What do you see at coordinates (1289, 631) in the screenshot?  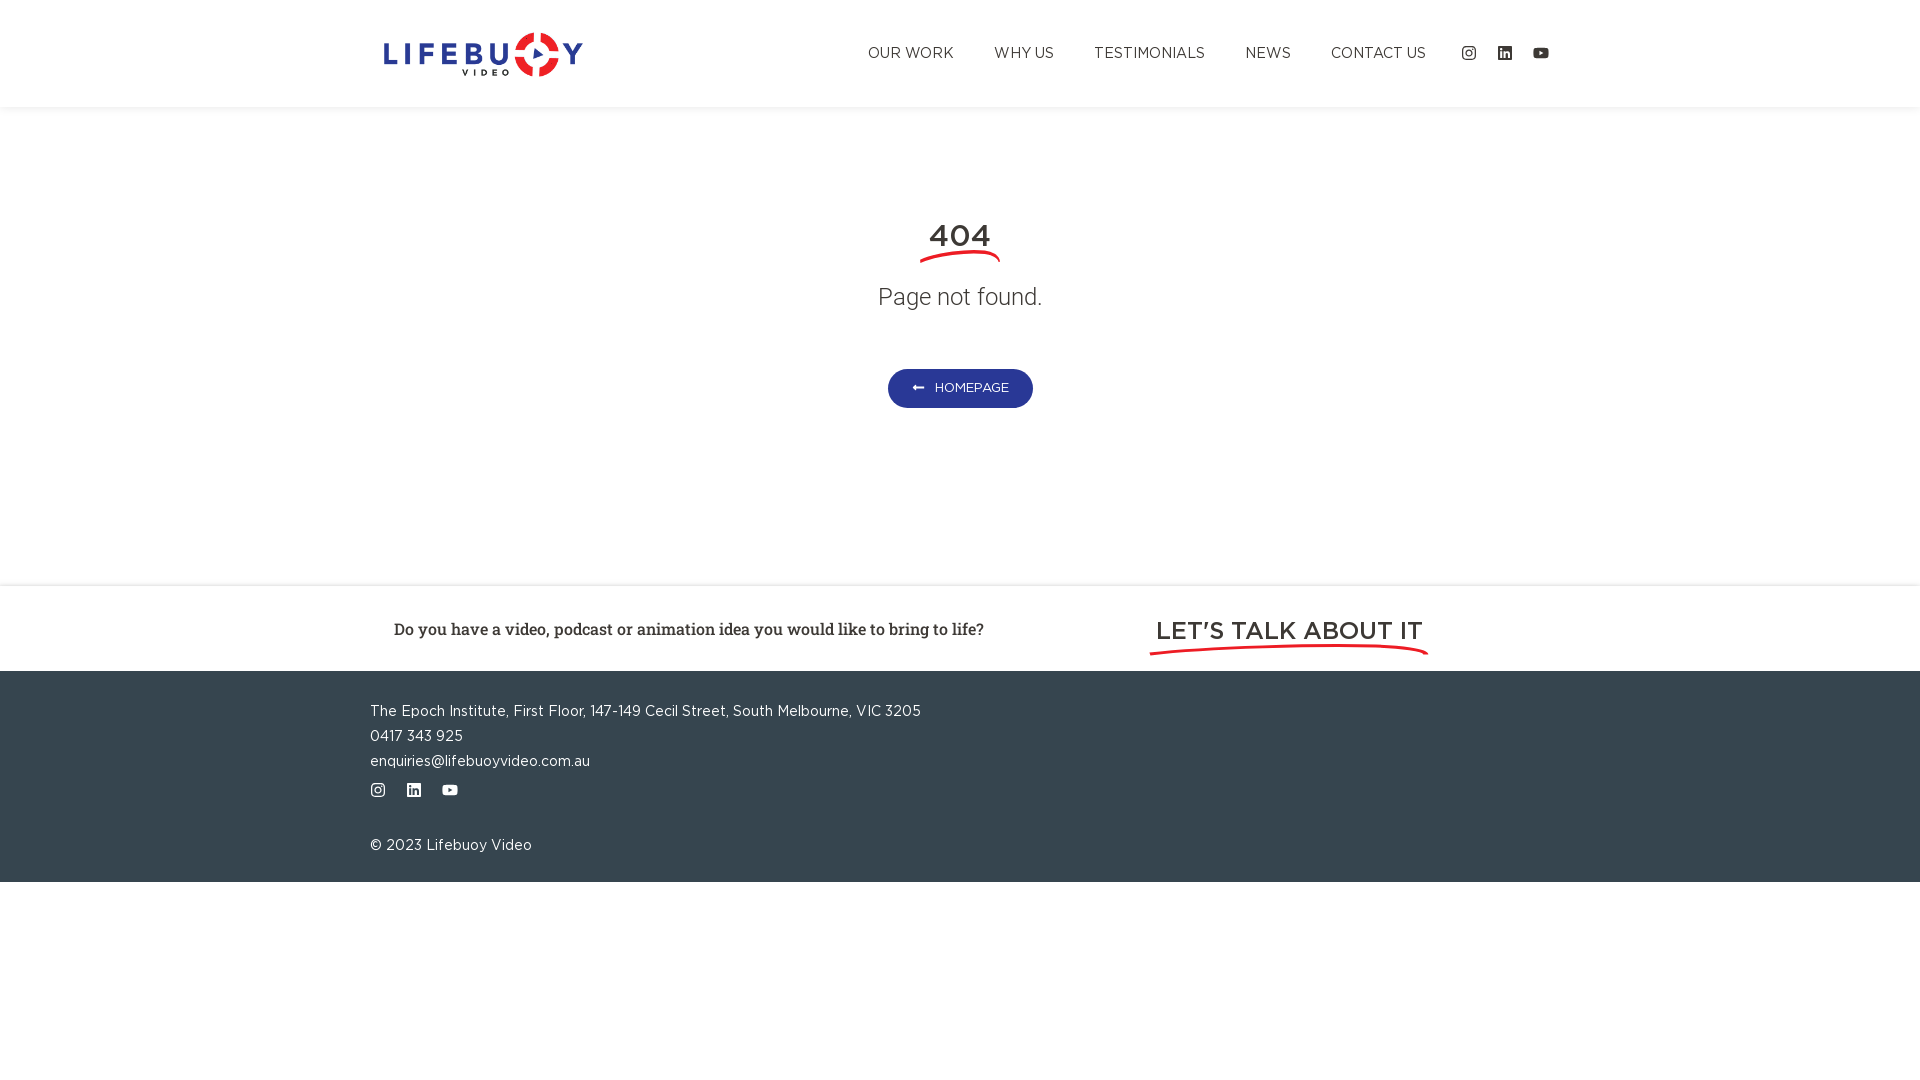 I see `'LET'S TALK ABOUT IT'` at bounding box center [1289, 631].